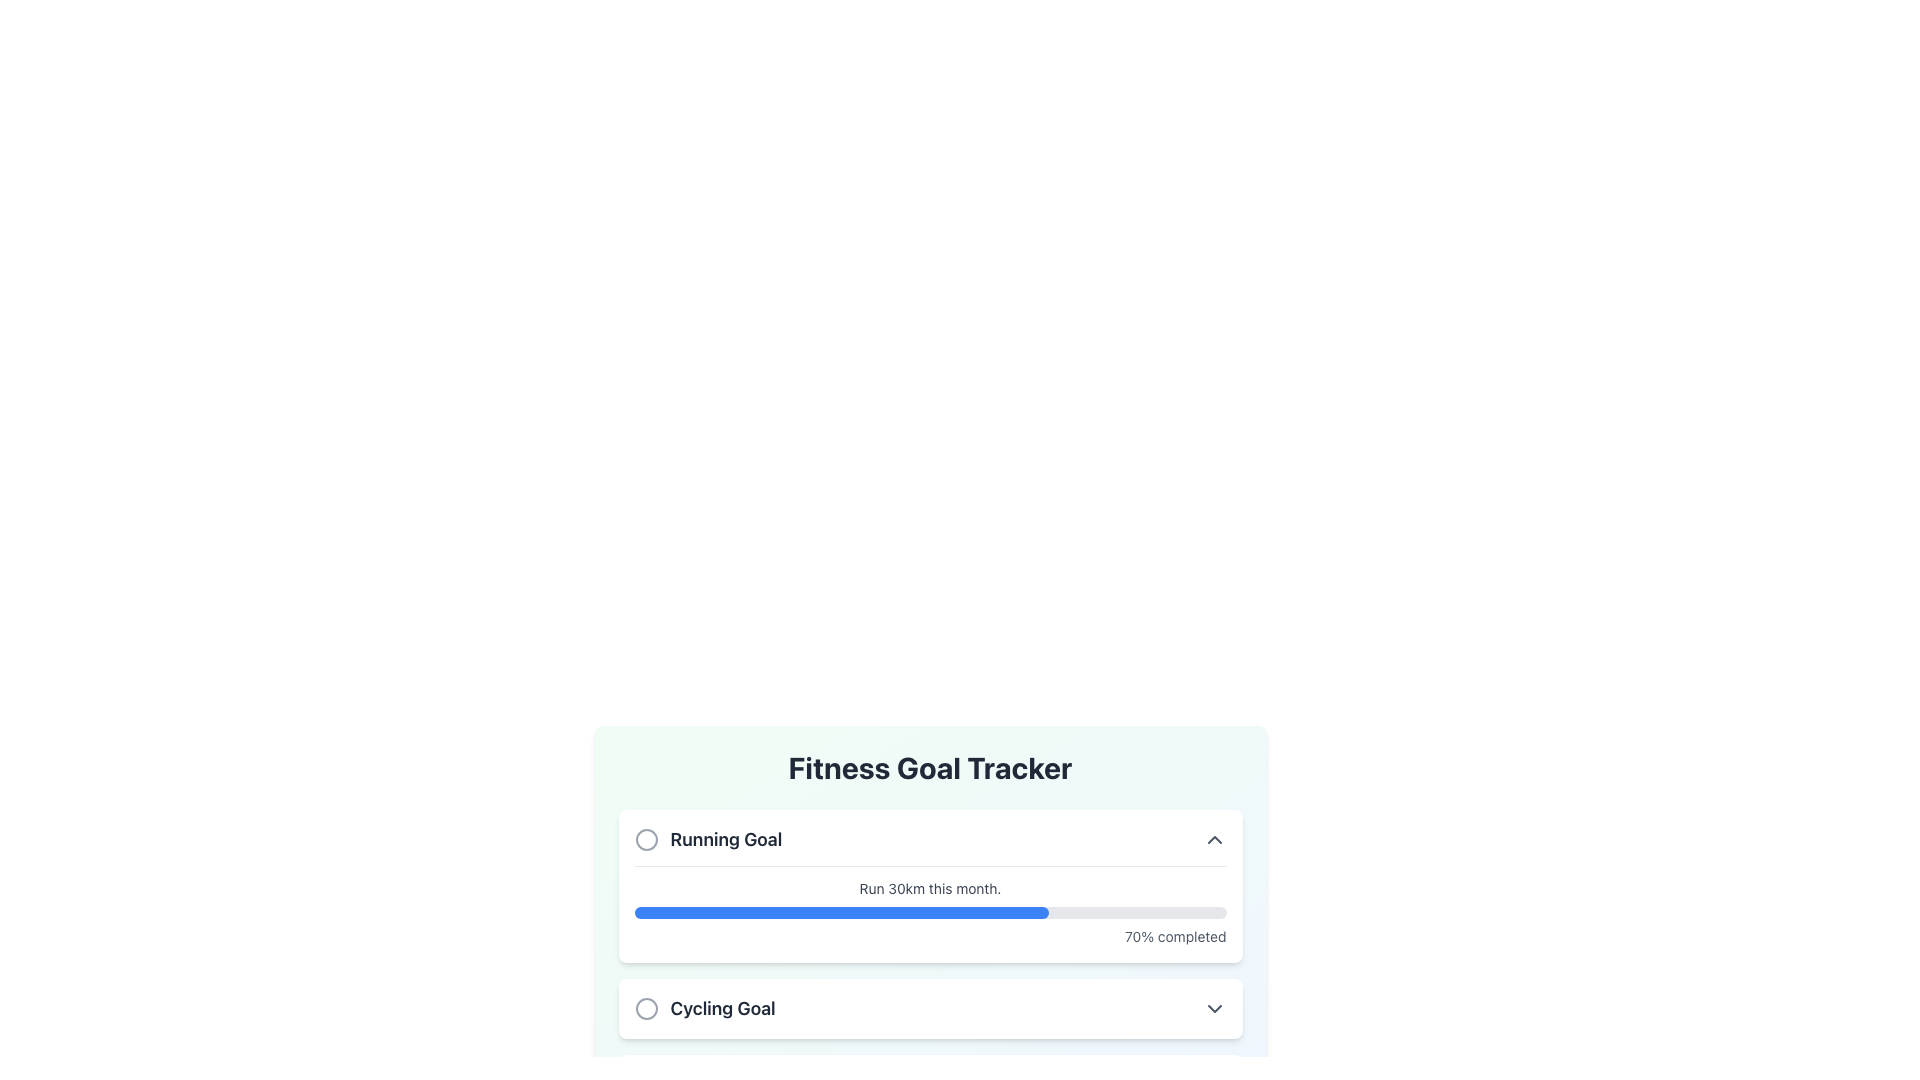 This screenshot has width=1920, height=1080. What do you see at coordinates (722, 1009) in the screenshot?
I see `text displayed on the cycling-related goal label located to the right of the circular icon in the fitness tracking interface` at bounding box center [722, 1009].